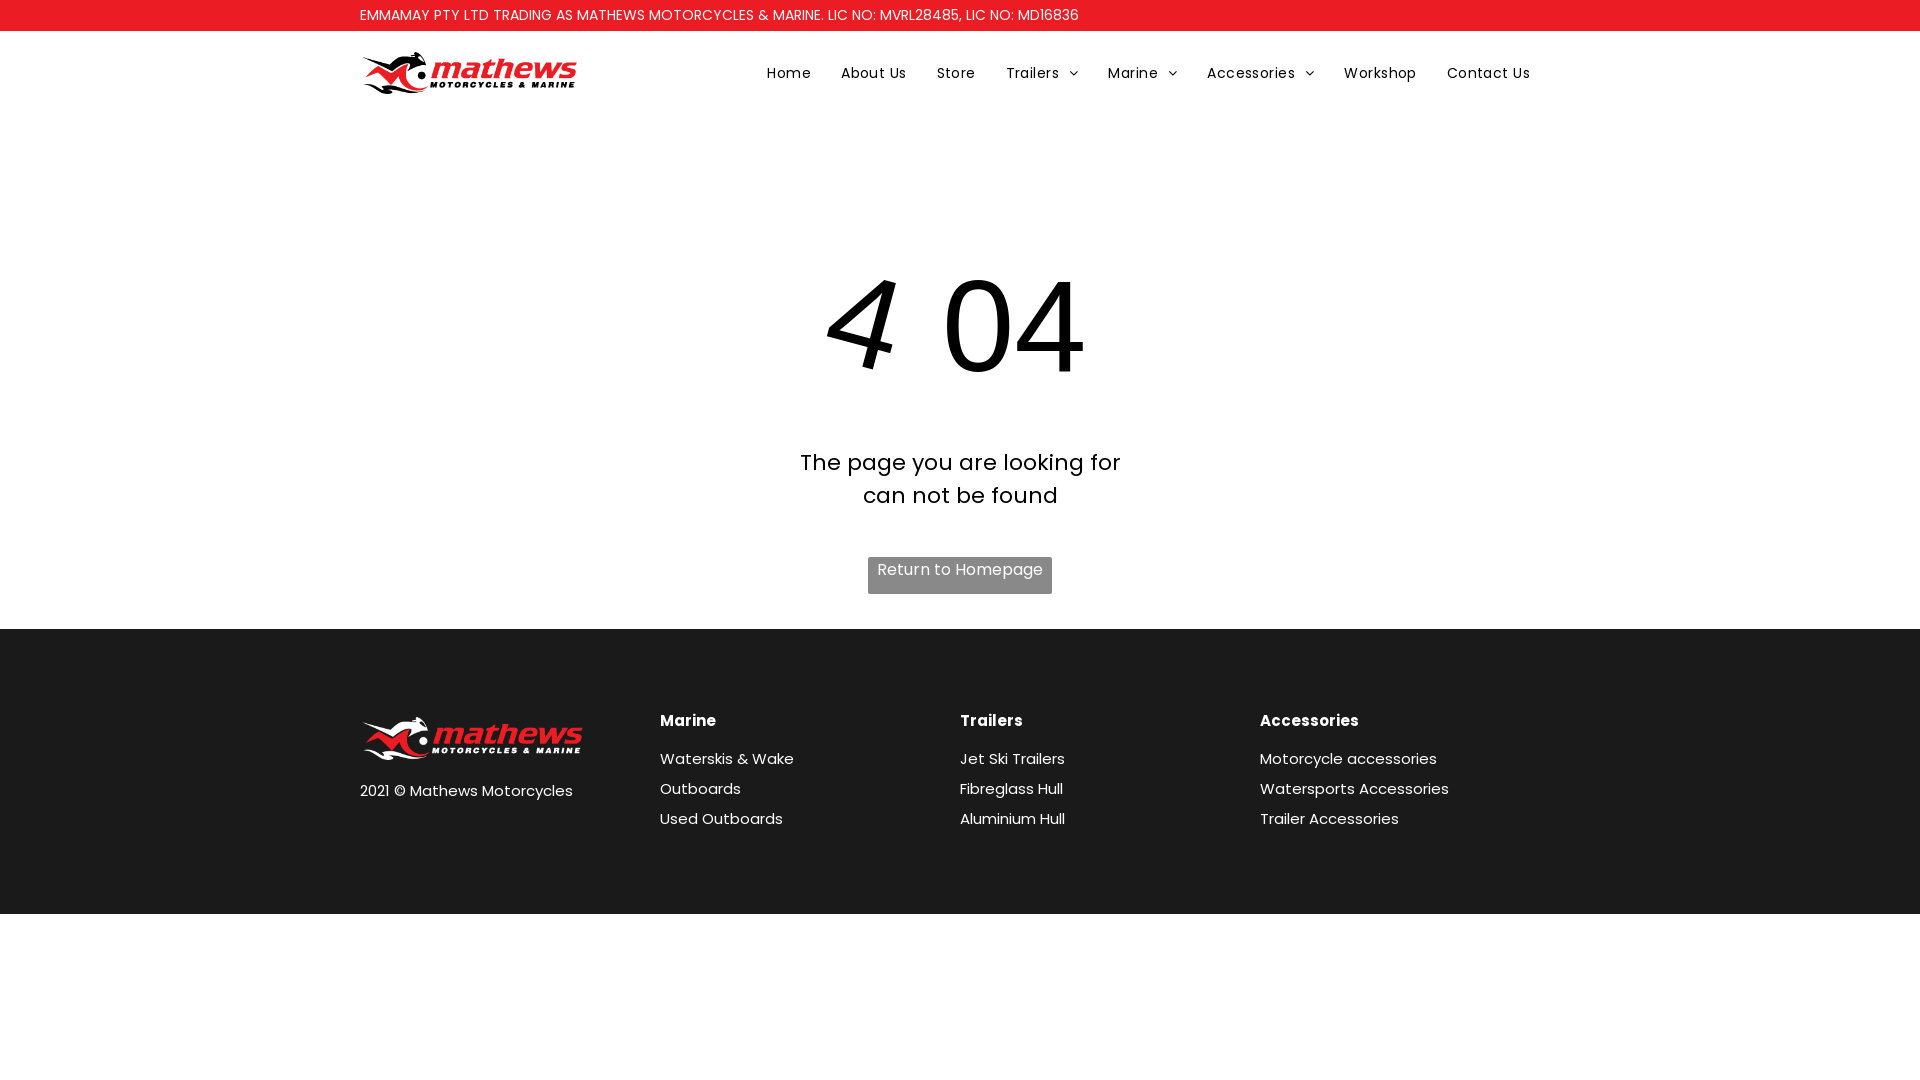 The image size is (1920, 1080). I want to click on 'Store', so click(920, 72).